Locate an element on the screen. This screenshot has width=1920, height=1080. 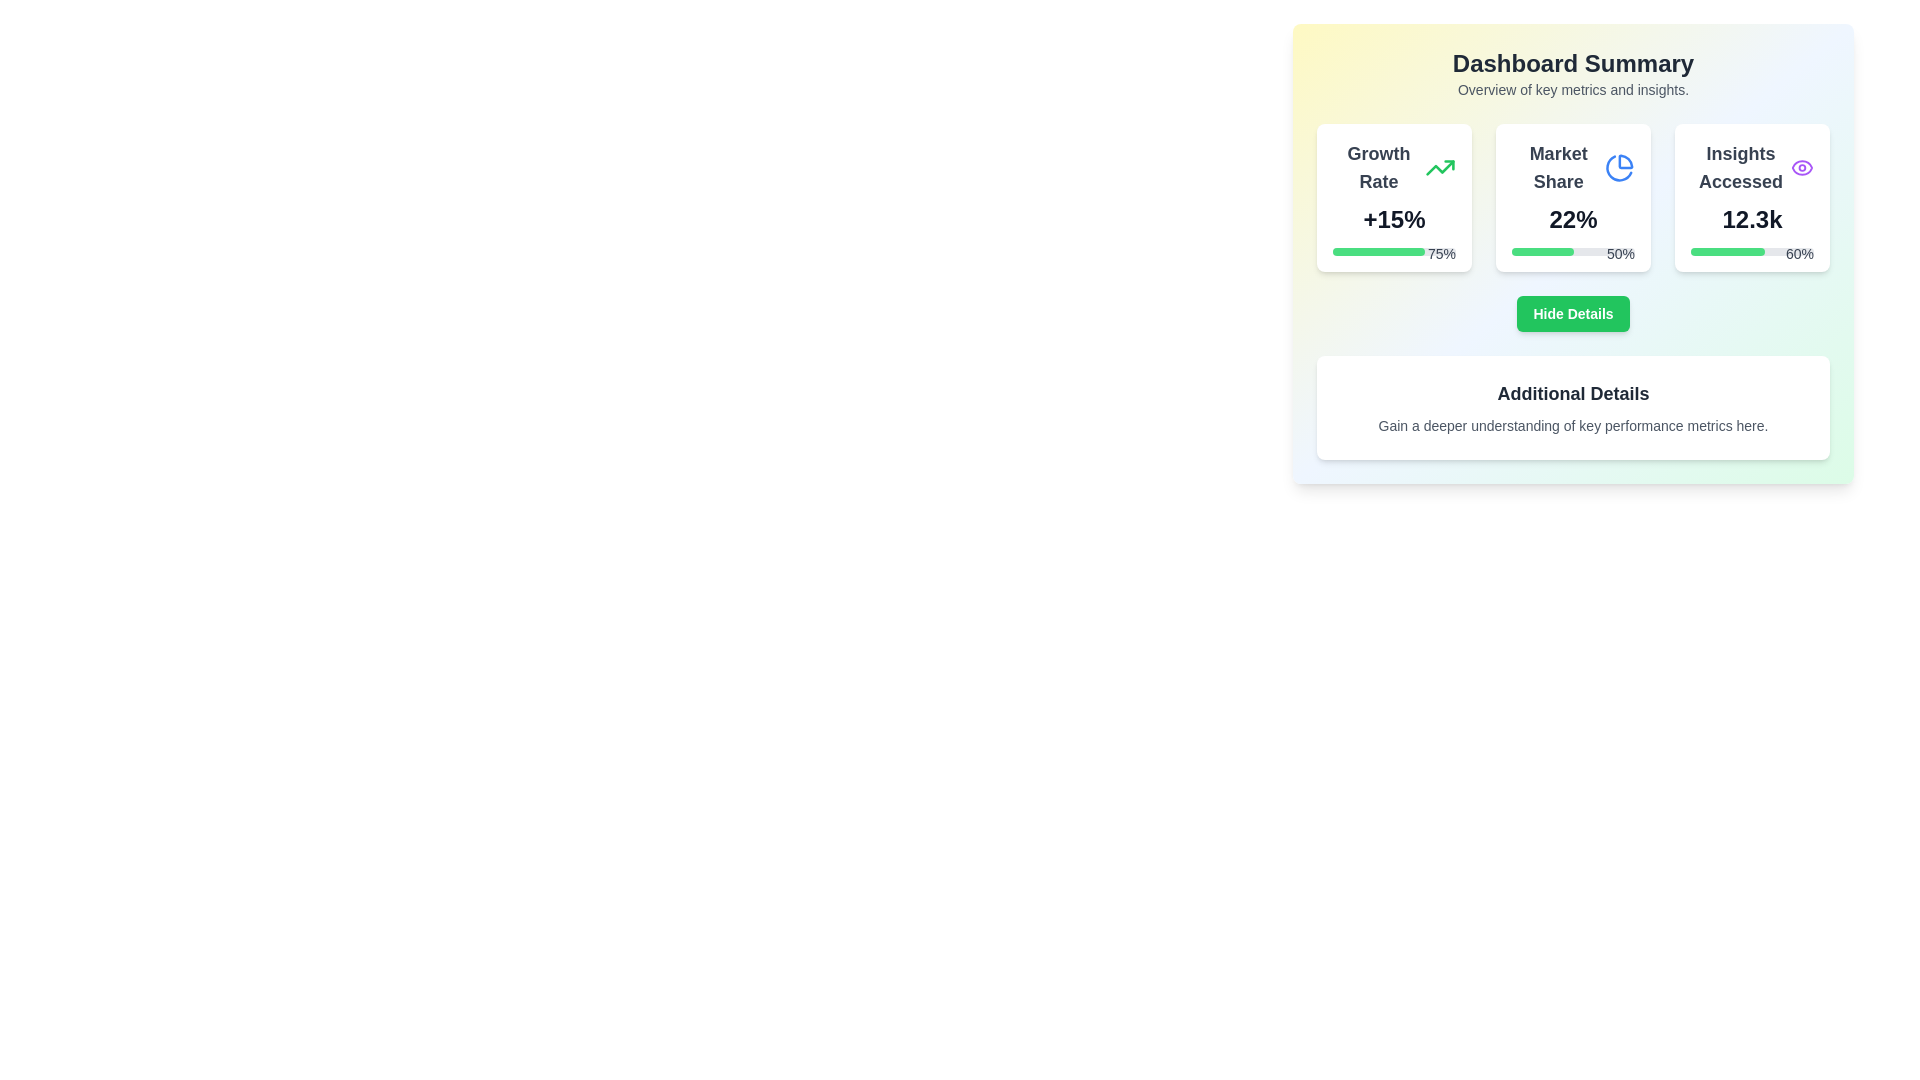
displayed text 'Growth Rate' from the label with an icon located at the top-left corner of the main dashboard section, which is above a percentage value and aligned with adjacent cards is located at coordinates (1393, 167).